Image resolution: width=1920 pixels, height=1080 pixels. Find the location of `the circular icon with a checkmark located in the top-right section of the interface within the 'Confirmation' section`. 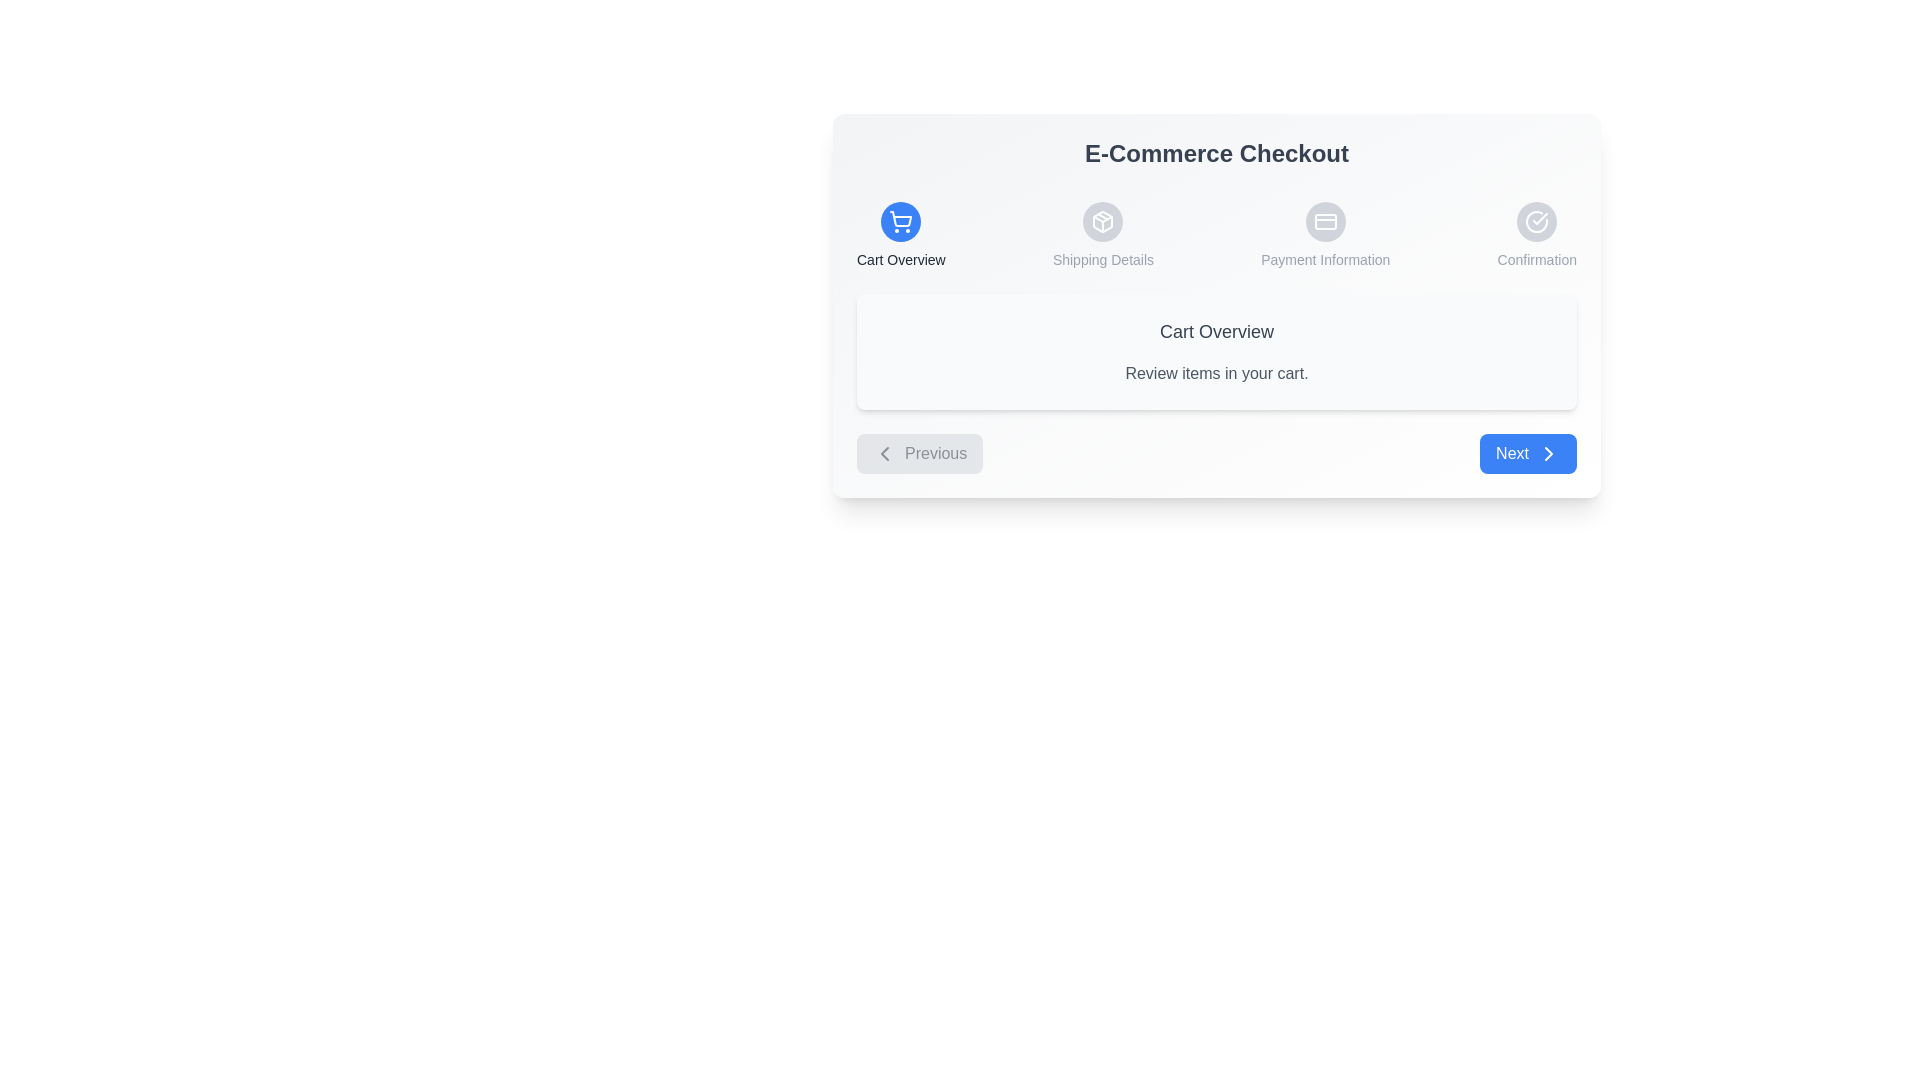

the circular icon with a checkmark located in the top-right section of the interface within the 'Confirmation' section is located at coordinates (1536, 222).